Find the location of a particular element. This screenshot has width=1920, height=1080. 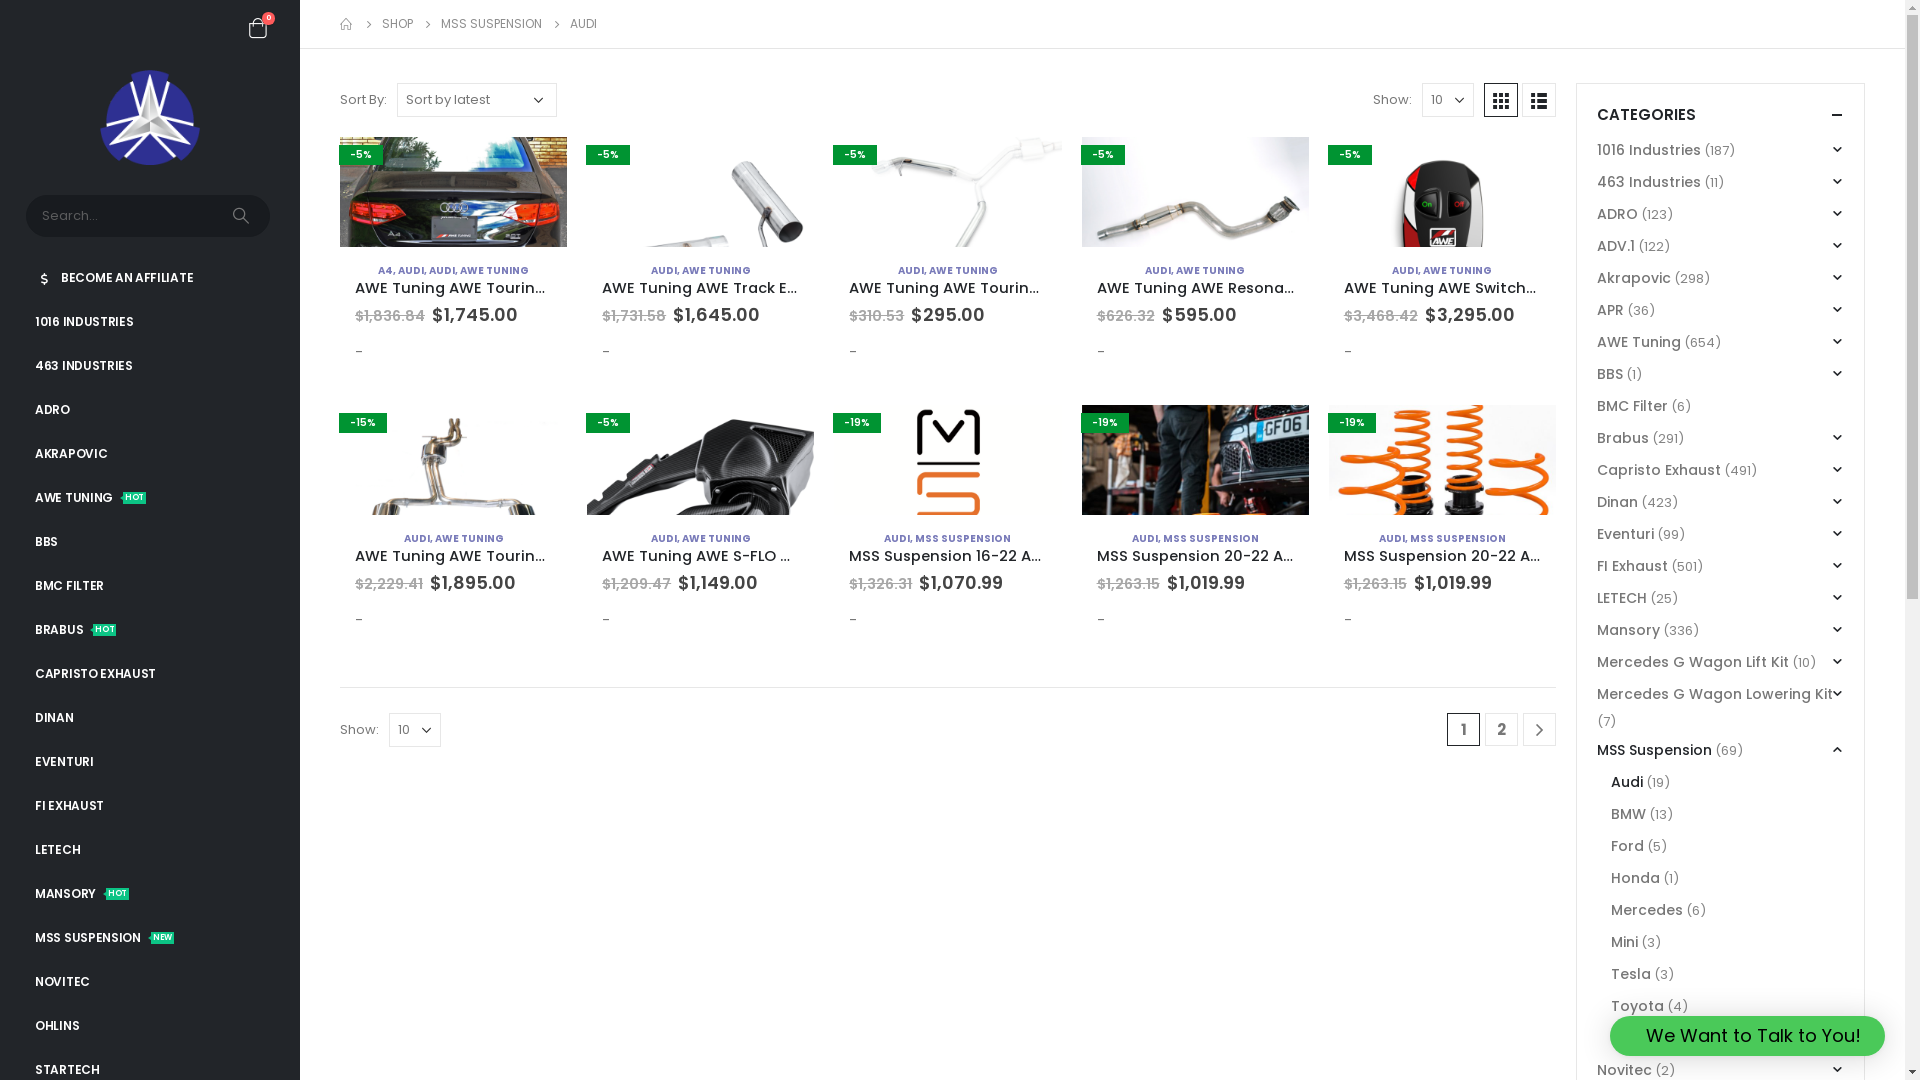

'Eventuri' is located at coordinates (1625, 532).